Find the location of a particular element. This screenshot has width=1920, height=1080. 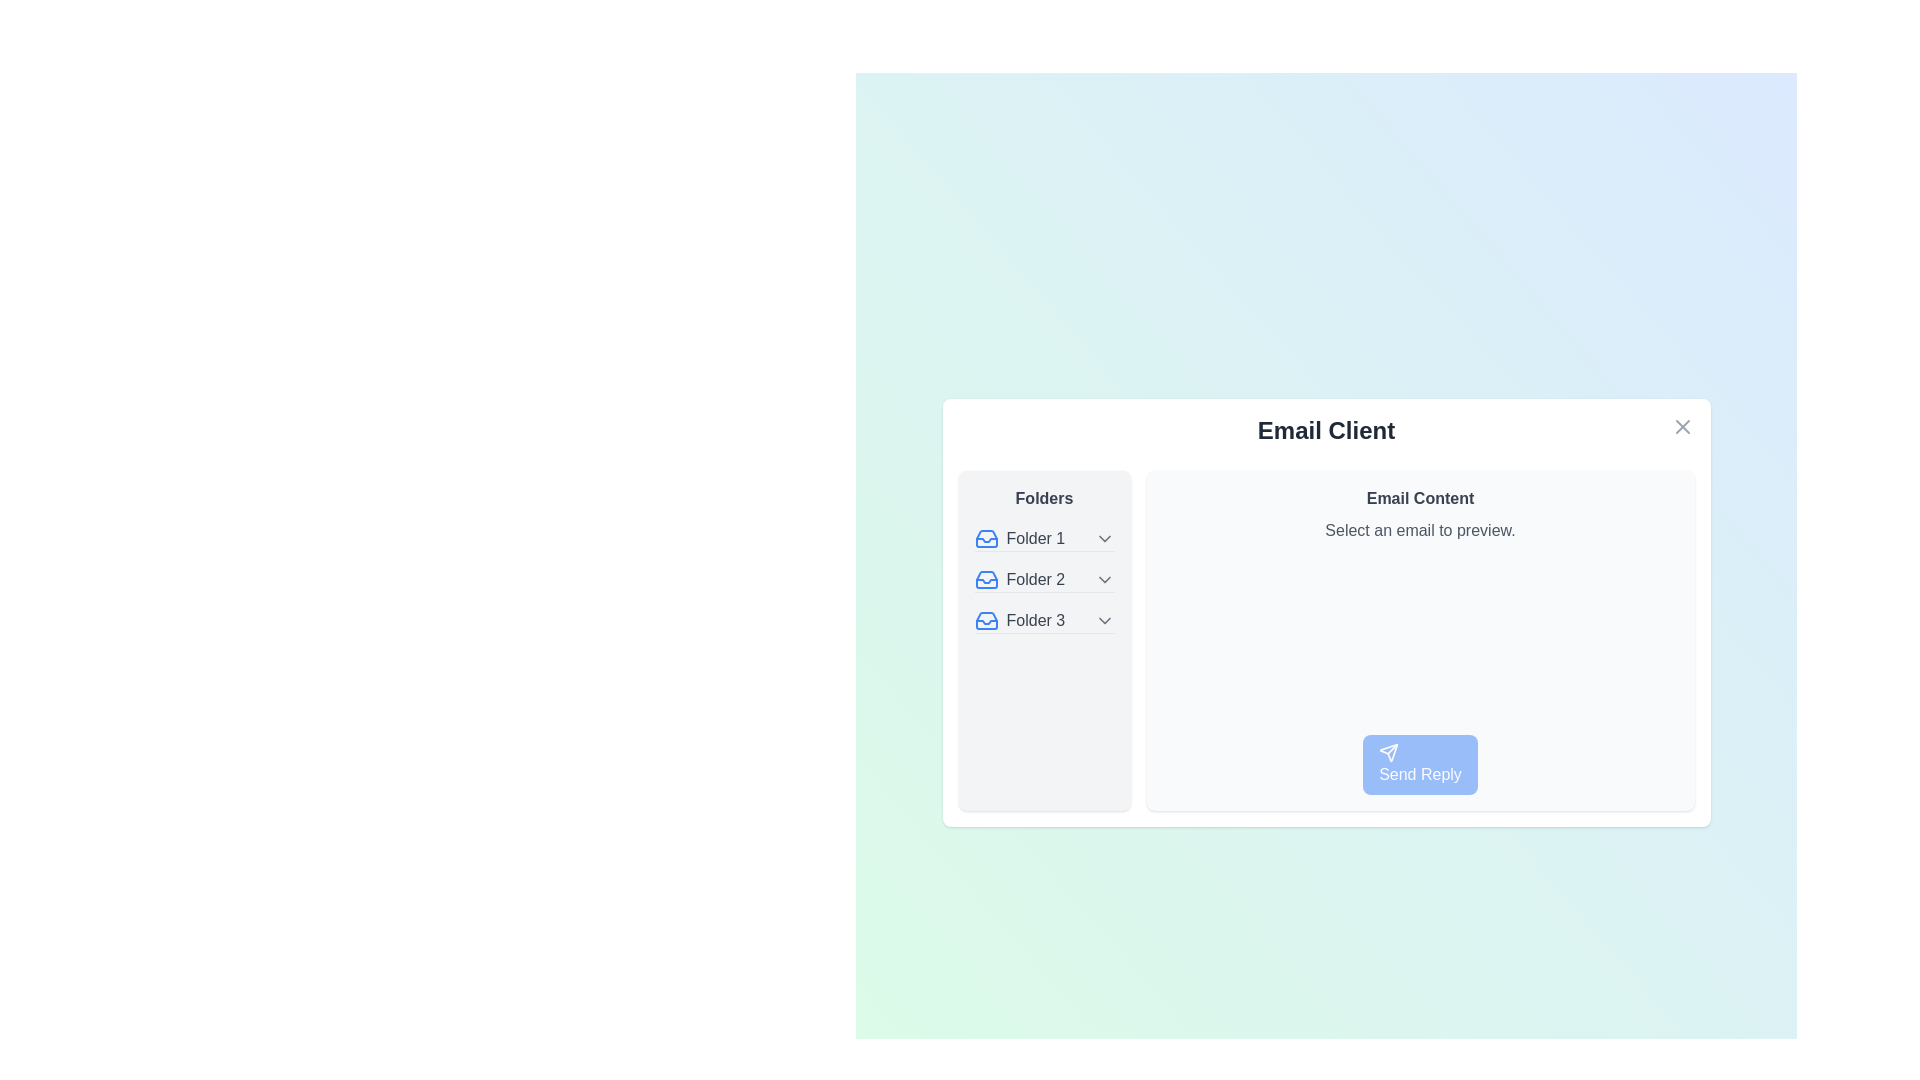

the text label that serves as a heading for the list of folders in the left panel of the email client interface is located at coordinates (1043, 497).